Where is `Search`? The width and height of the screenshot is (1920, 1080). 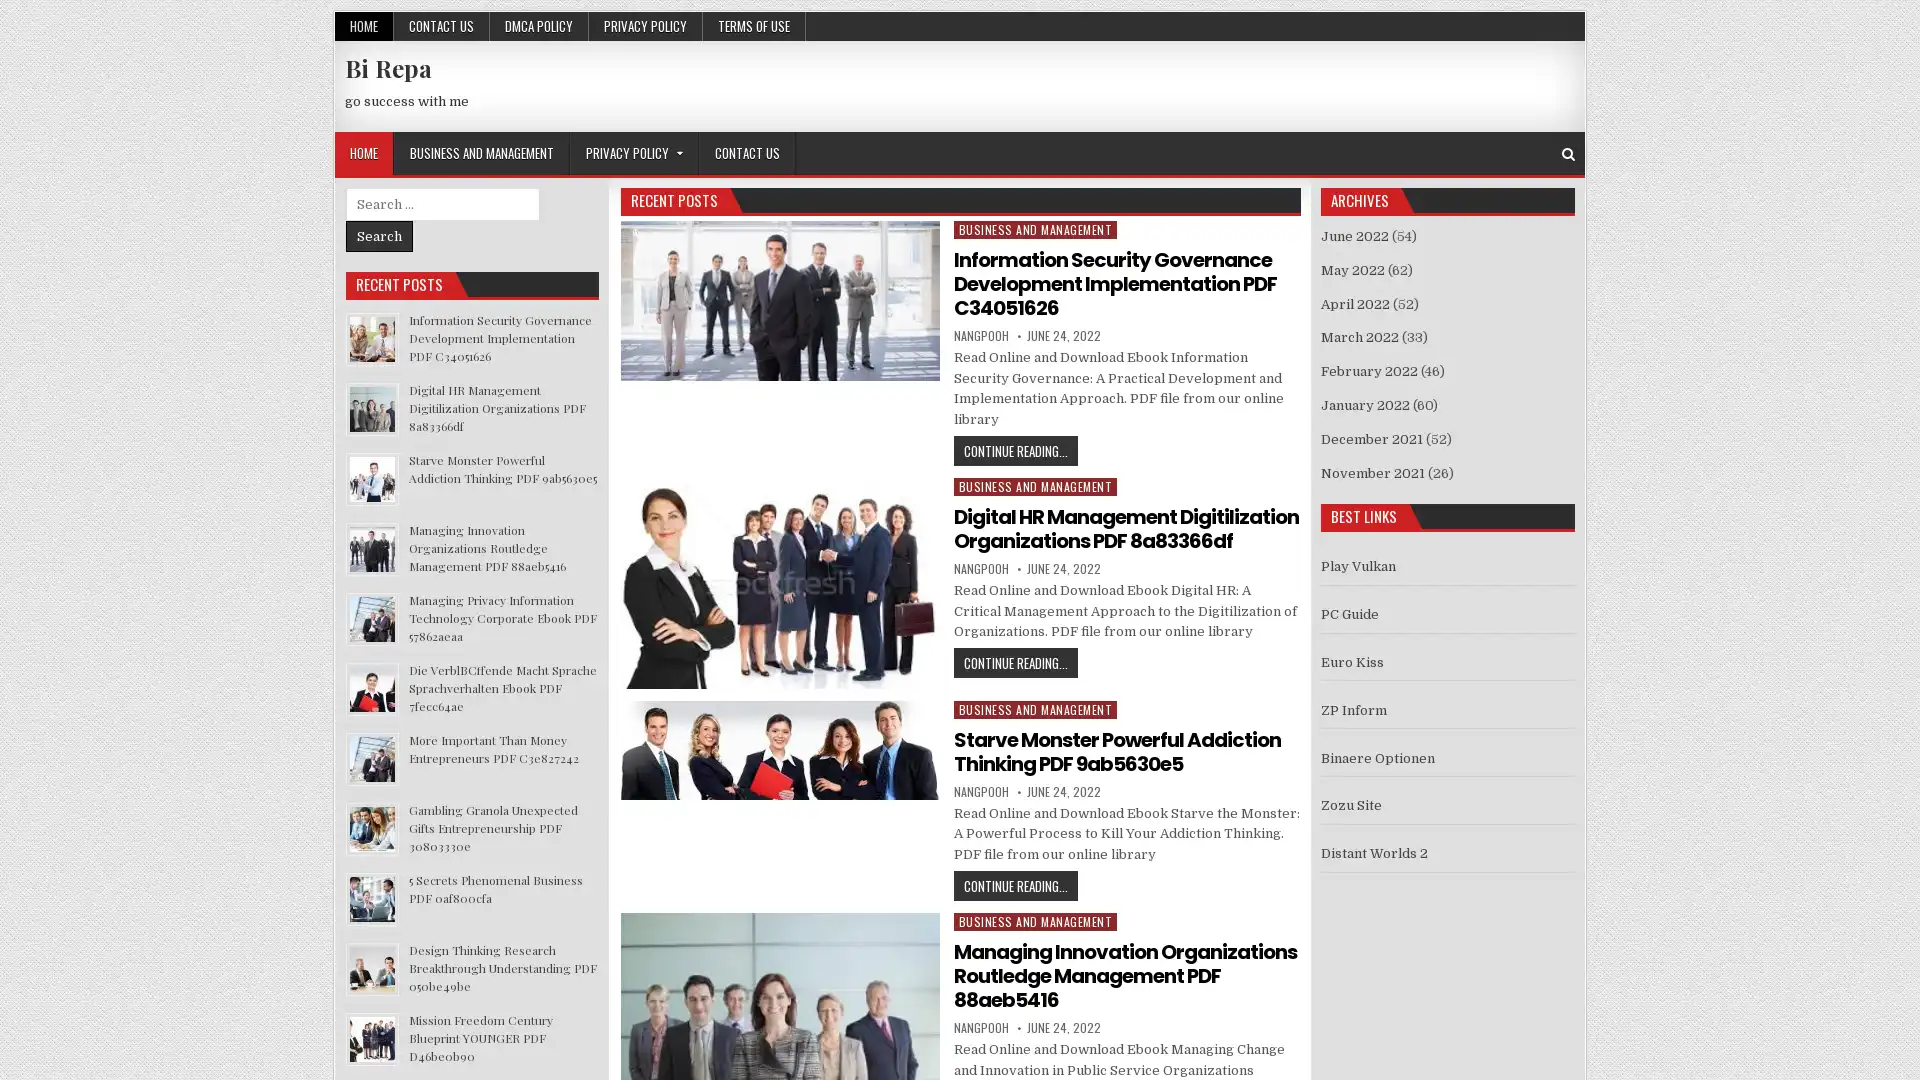
Search is located at coordinates (378, 235).